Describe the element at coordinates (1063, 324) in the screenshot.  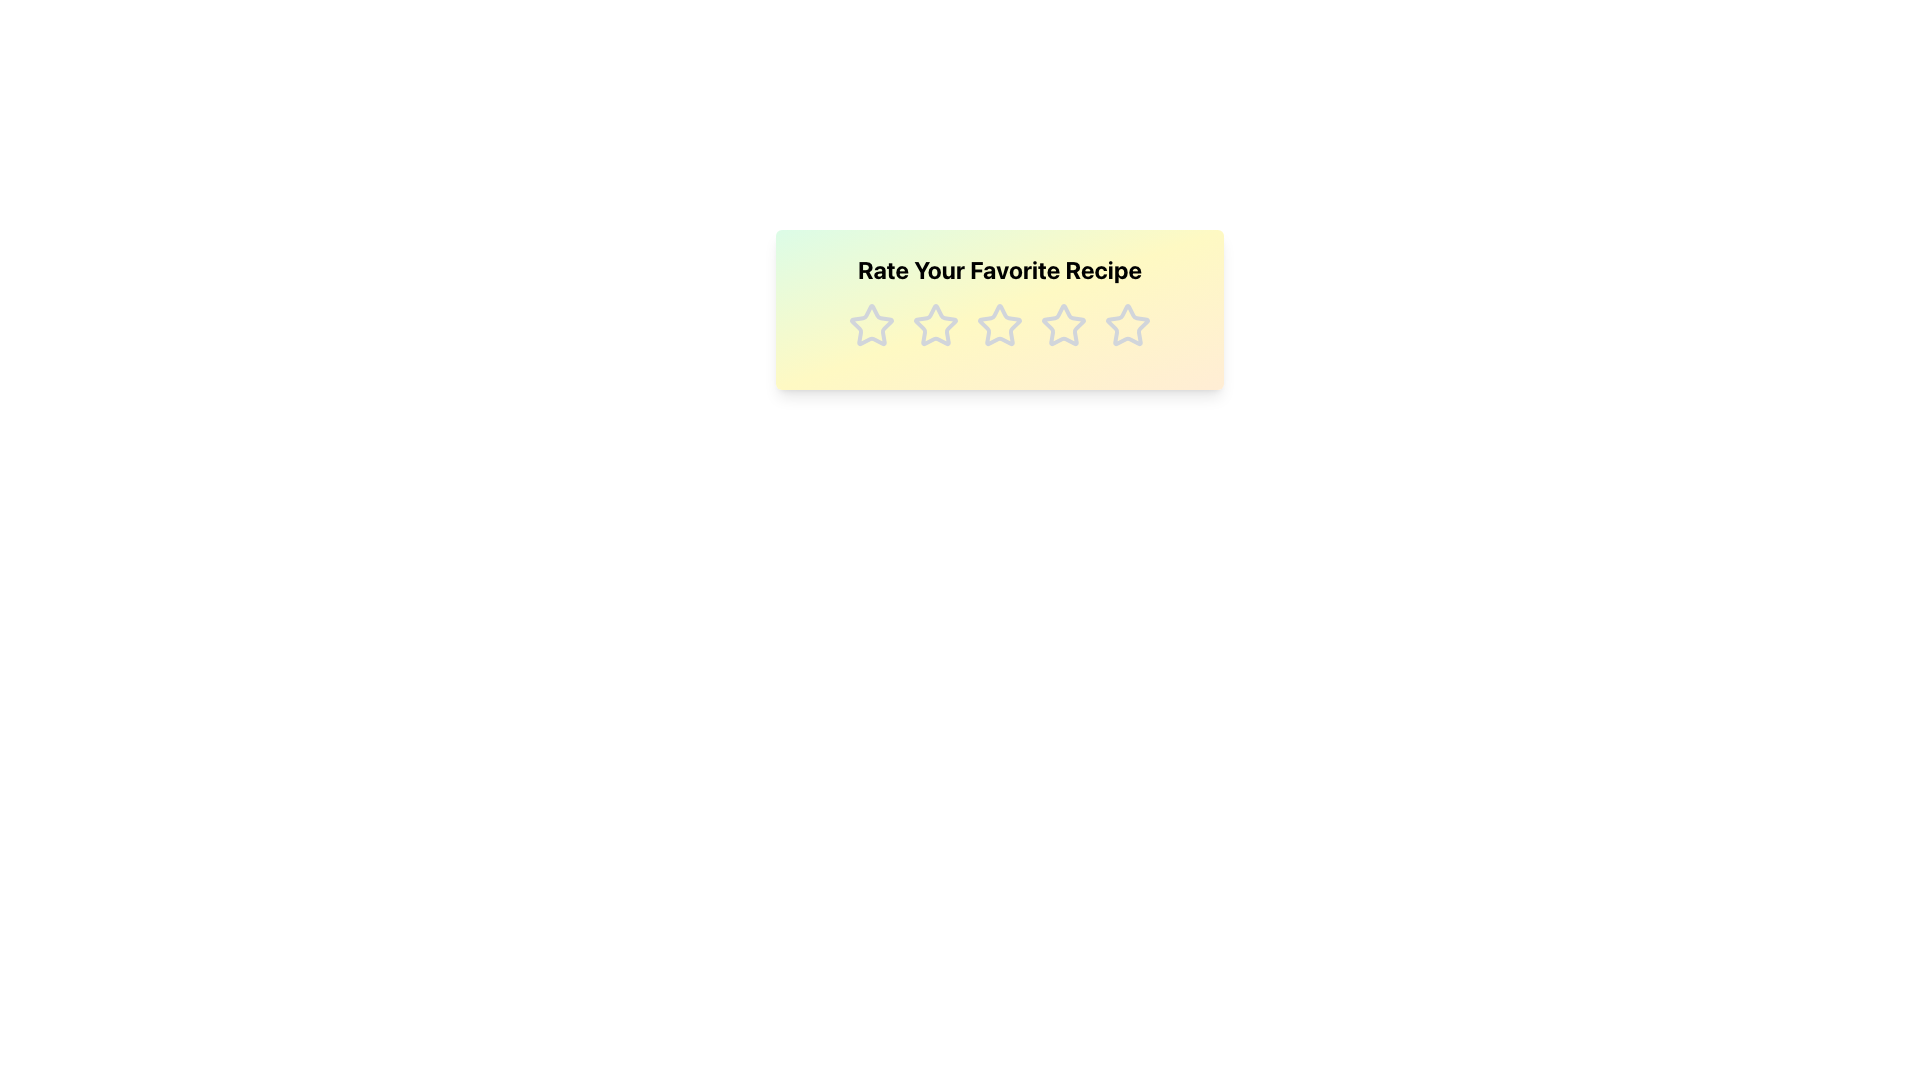
I see `the fourth star-shaped icon in the rating component, which is styled with a gray color and has a hollow outline` at that location.